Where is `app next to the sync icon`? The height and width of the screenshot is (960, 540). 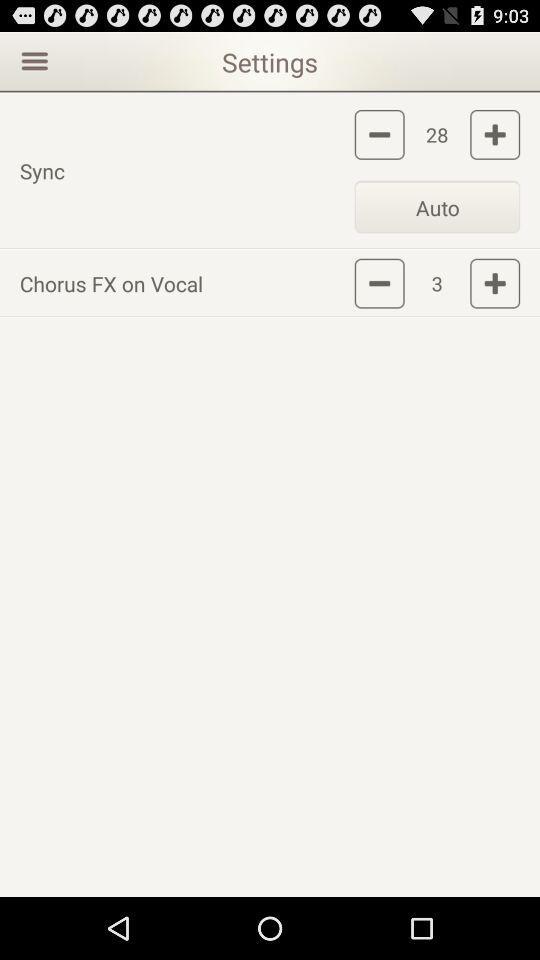
app next to the sync icon is located at coordinates (436, 206).